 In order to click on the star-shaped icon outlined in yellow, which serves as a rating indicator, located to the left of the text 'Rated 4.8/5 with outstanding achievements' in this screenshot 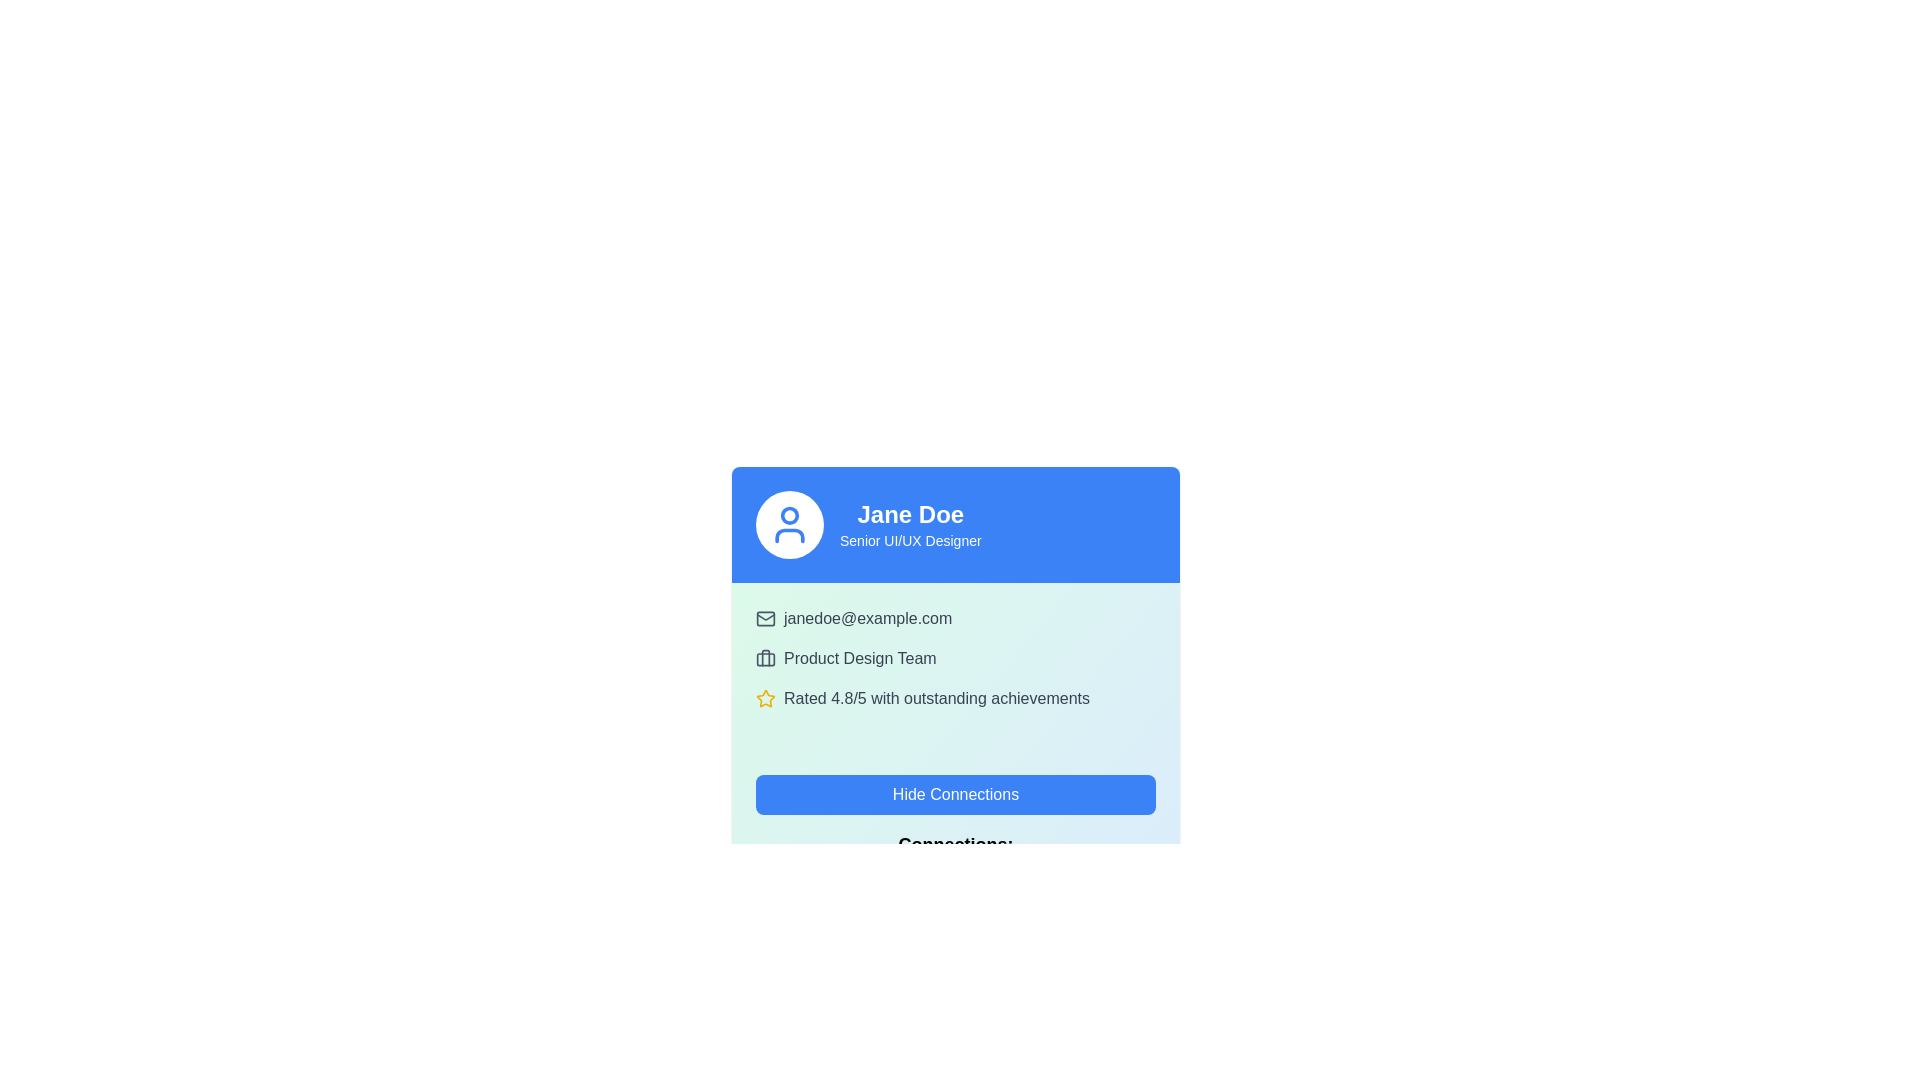, I will do `click(765, 697)`.